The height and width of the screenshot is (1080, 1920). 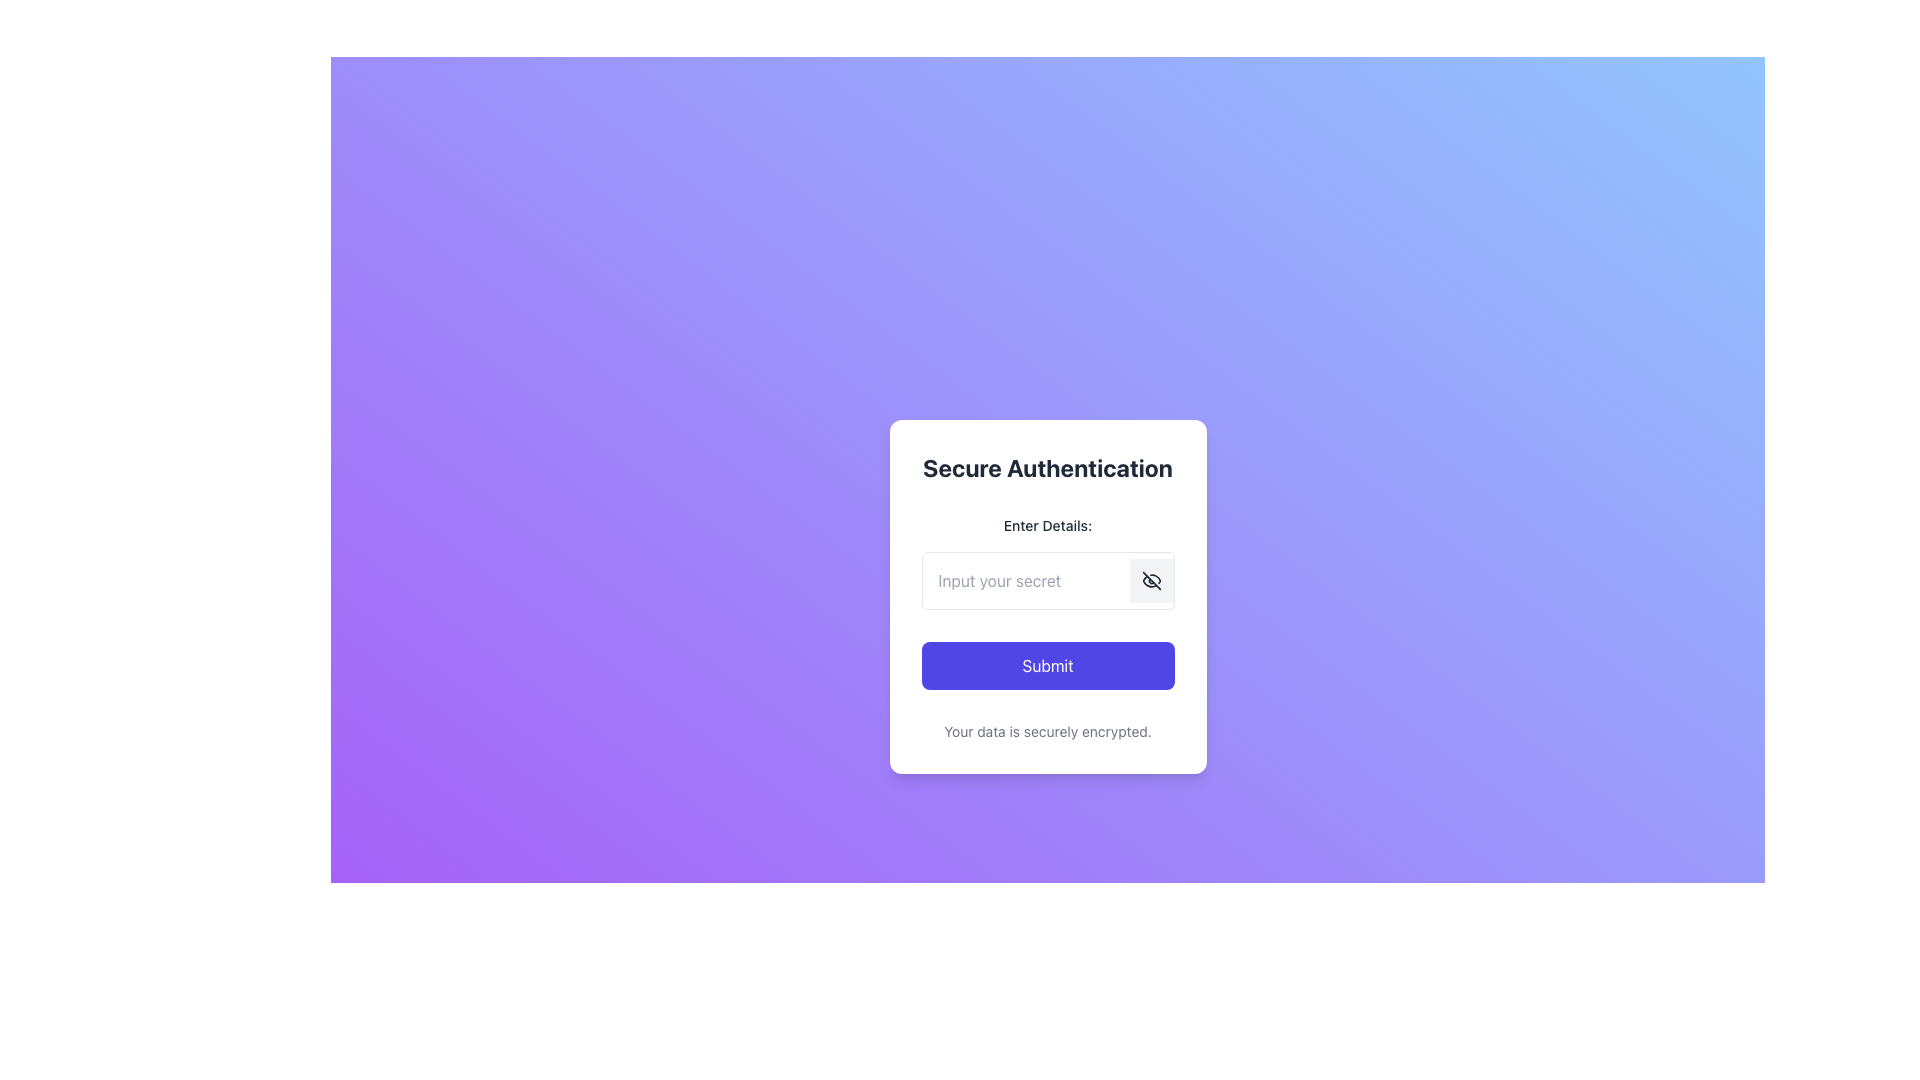 What do you see at coordinates (1046, 732) in the screenshot?
I see `the informational text at the bottom of the card, which assures users about data security and is located directly below the 'Submit' button` at bounding box center [1046, 732].